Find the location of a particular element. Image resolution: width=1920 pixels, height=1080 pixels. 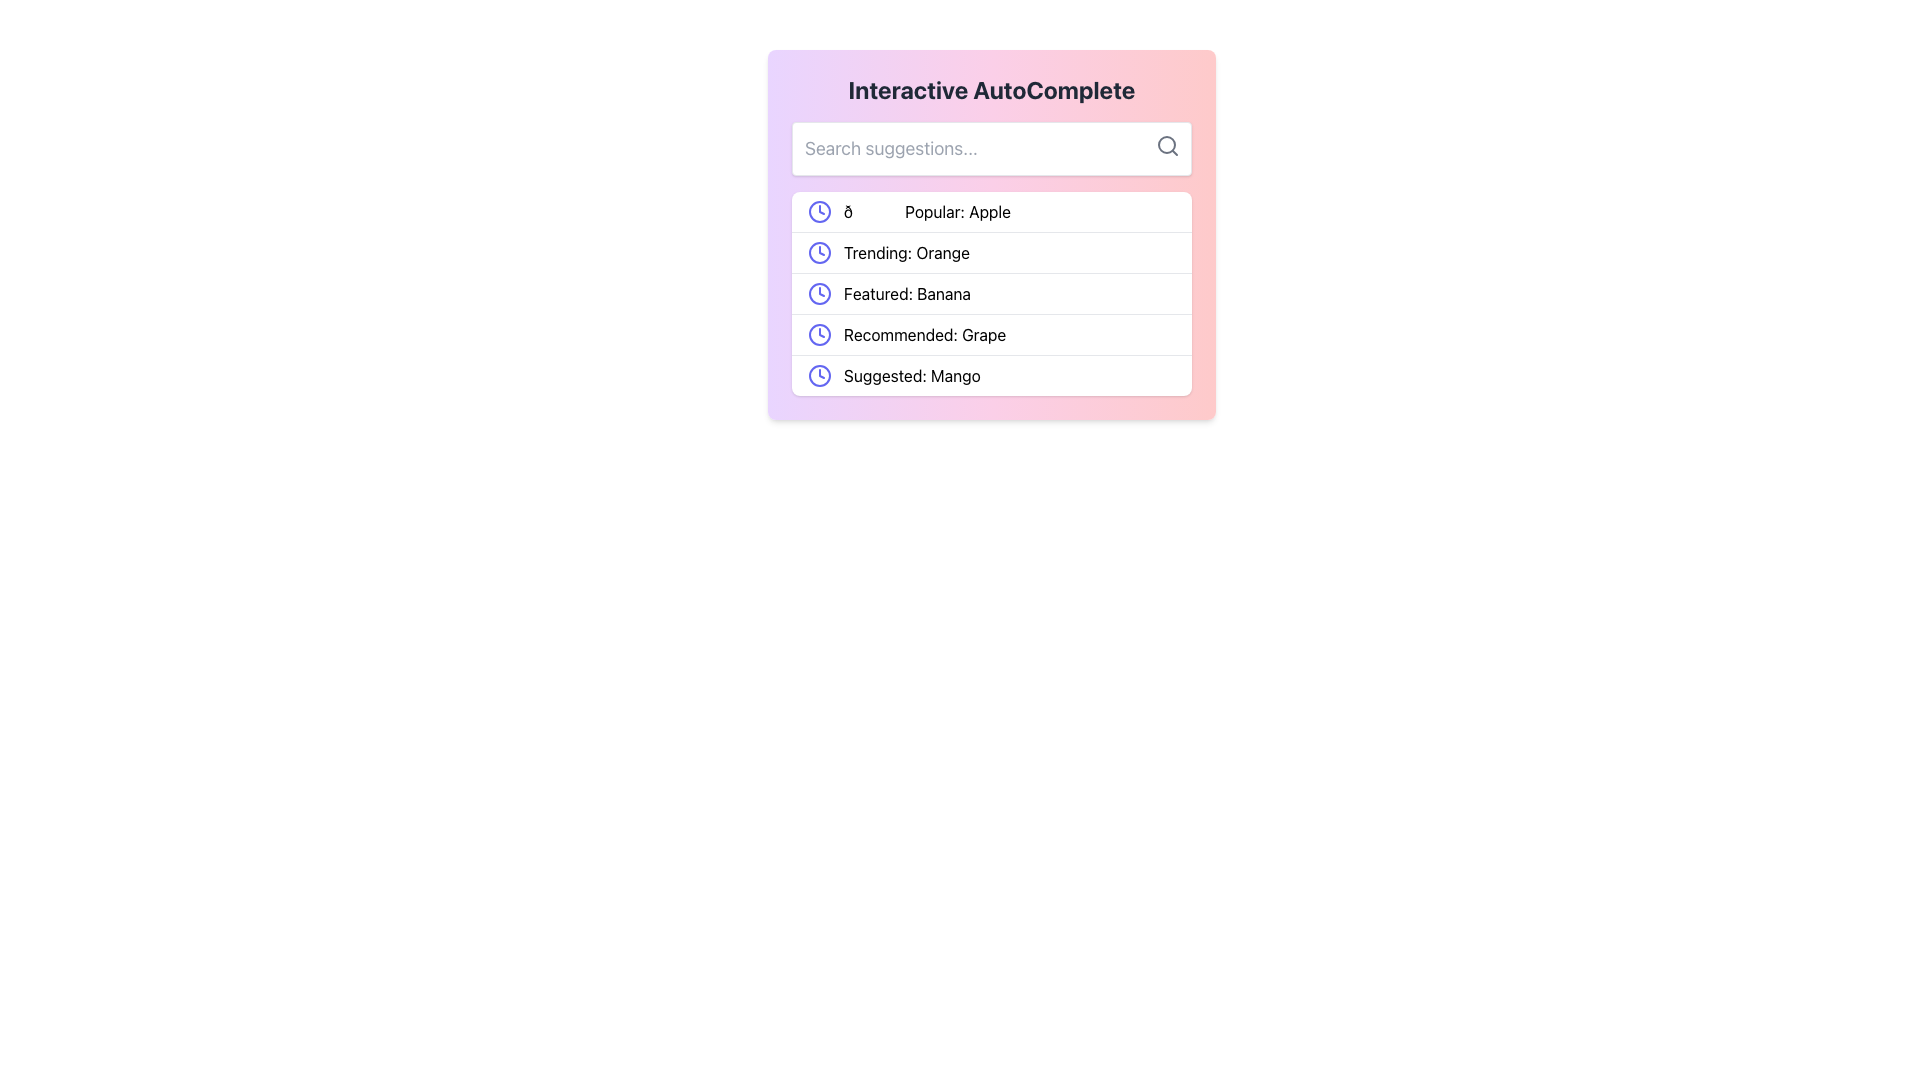

the list item labeled 'Featured: Banana', which is the third item in a dropdown list is located at coordinates (992, 293).